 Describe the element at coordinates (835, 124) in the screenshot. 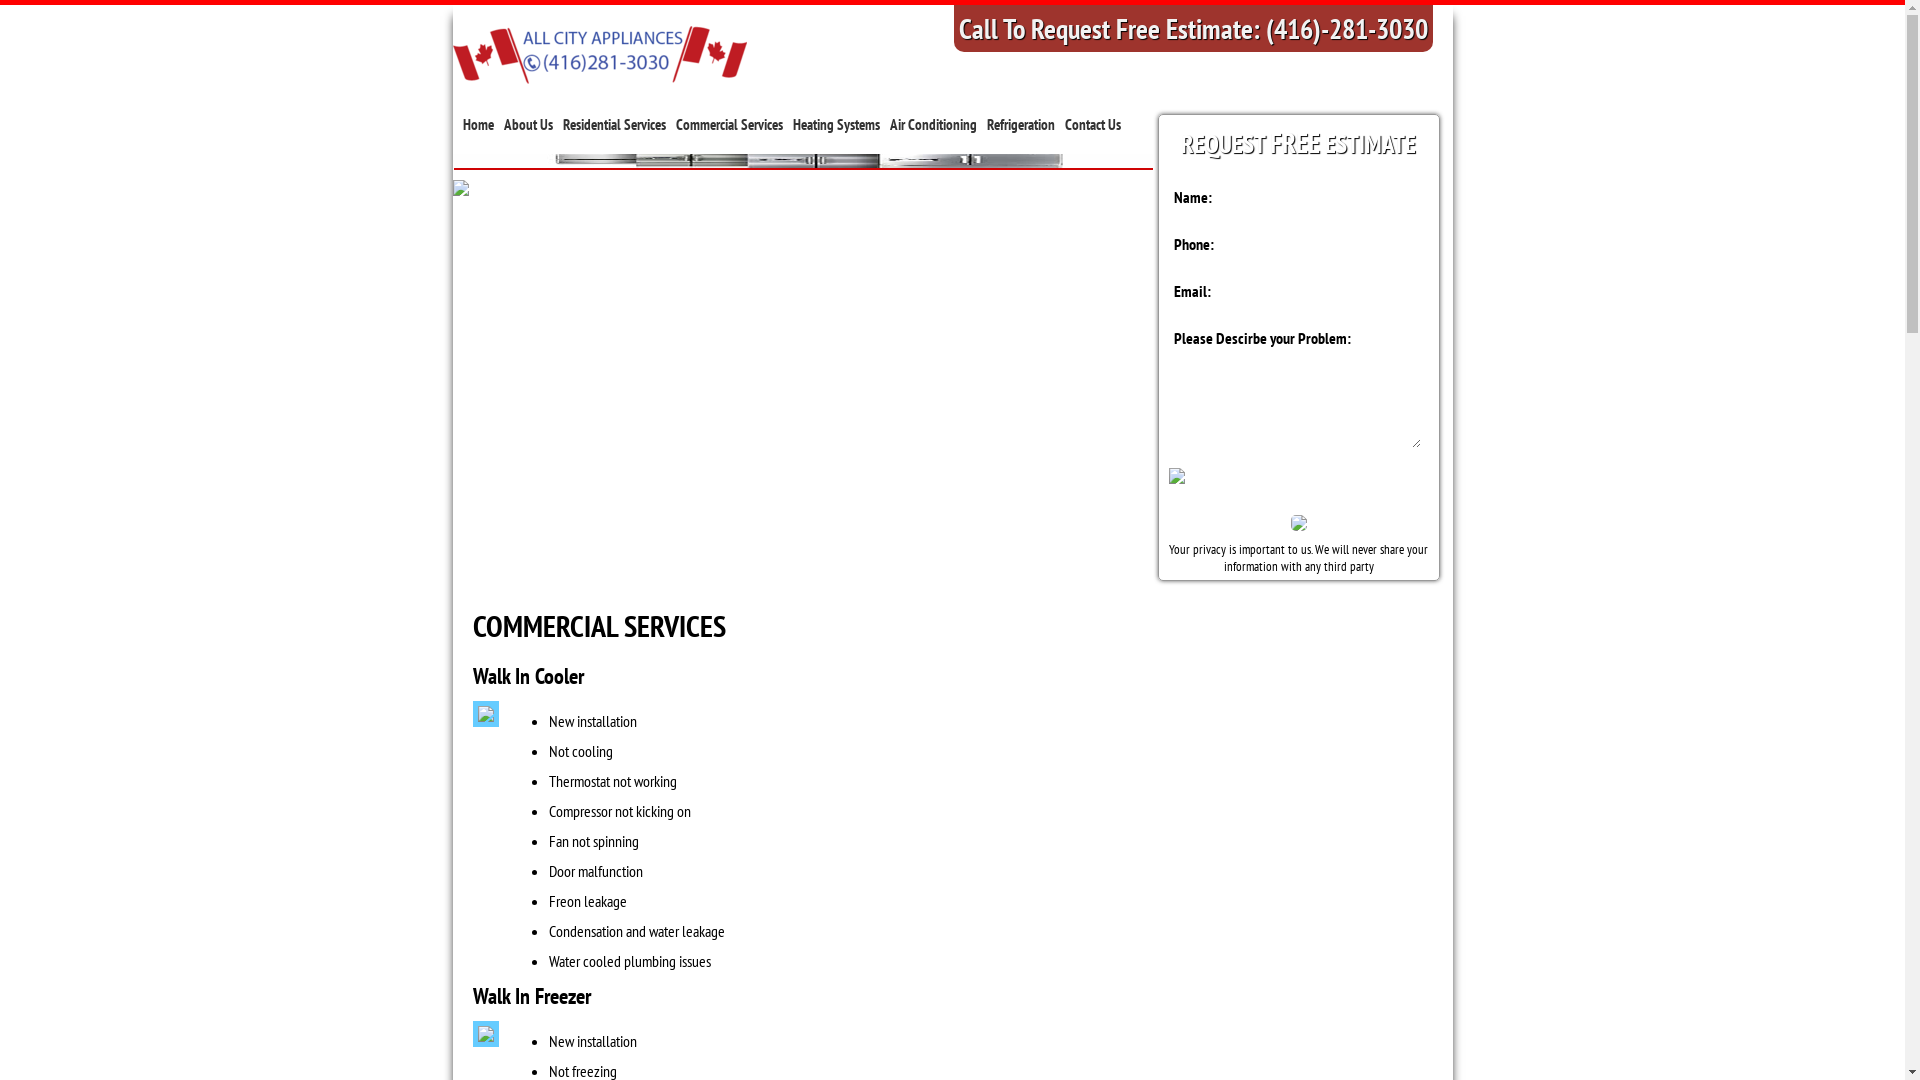

I see `'Heating Systems'` at that location.